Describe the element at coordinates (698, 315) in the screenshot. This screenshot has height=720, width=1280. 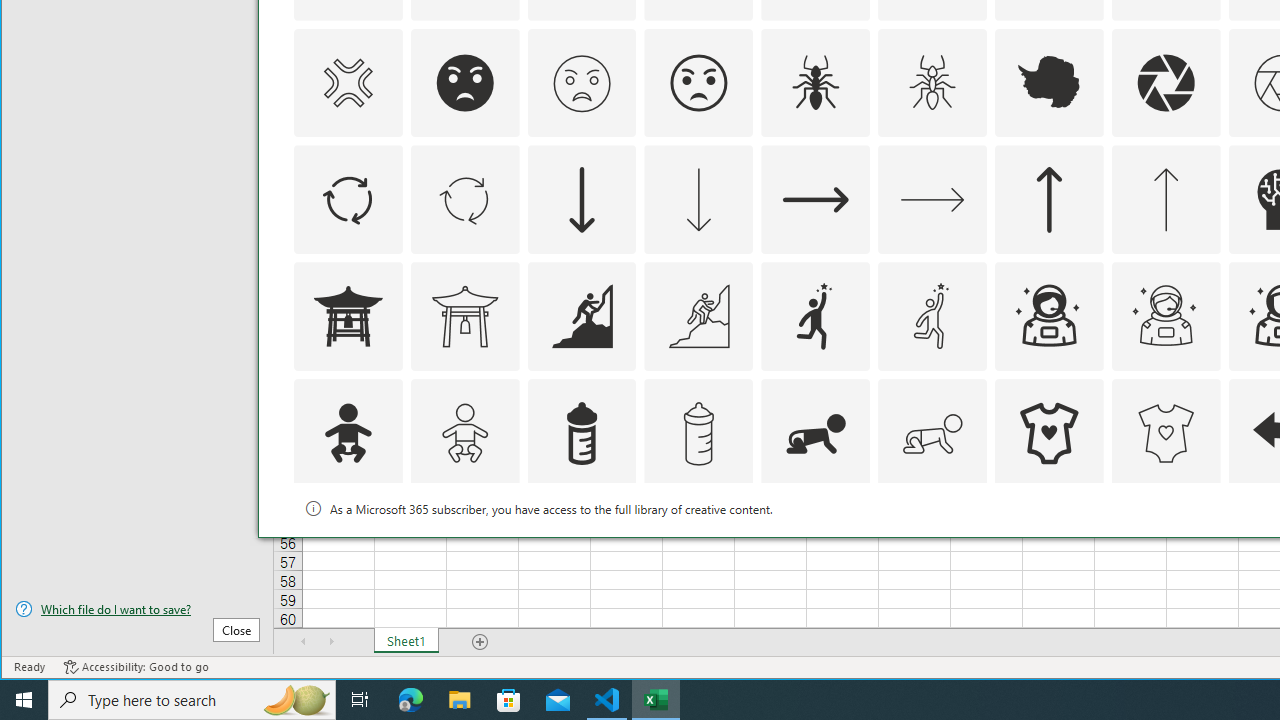
I see `'AutomationID: Icons_Aspiration_M'` at that location.